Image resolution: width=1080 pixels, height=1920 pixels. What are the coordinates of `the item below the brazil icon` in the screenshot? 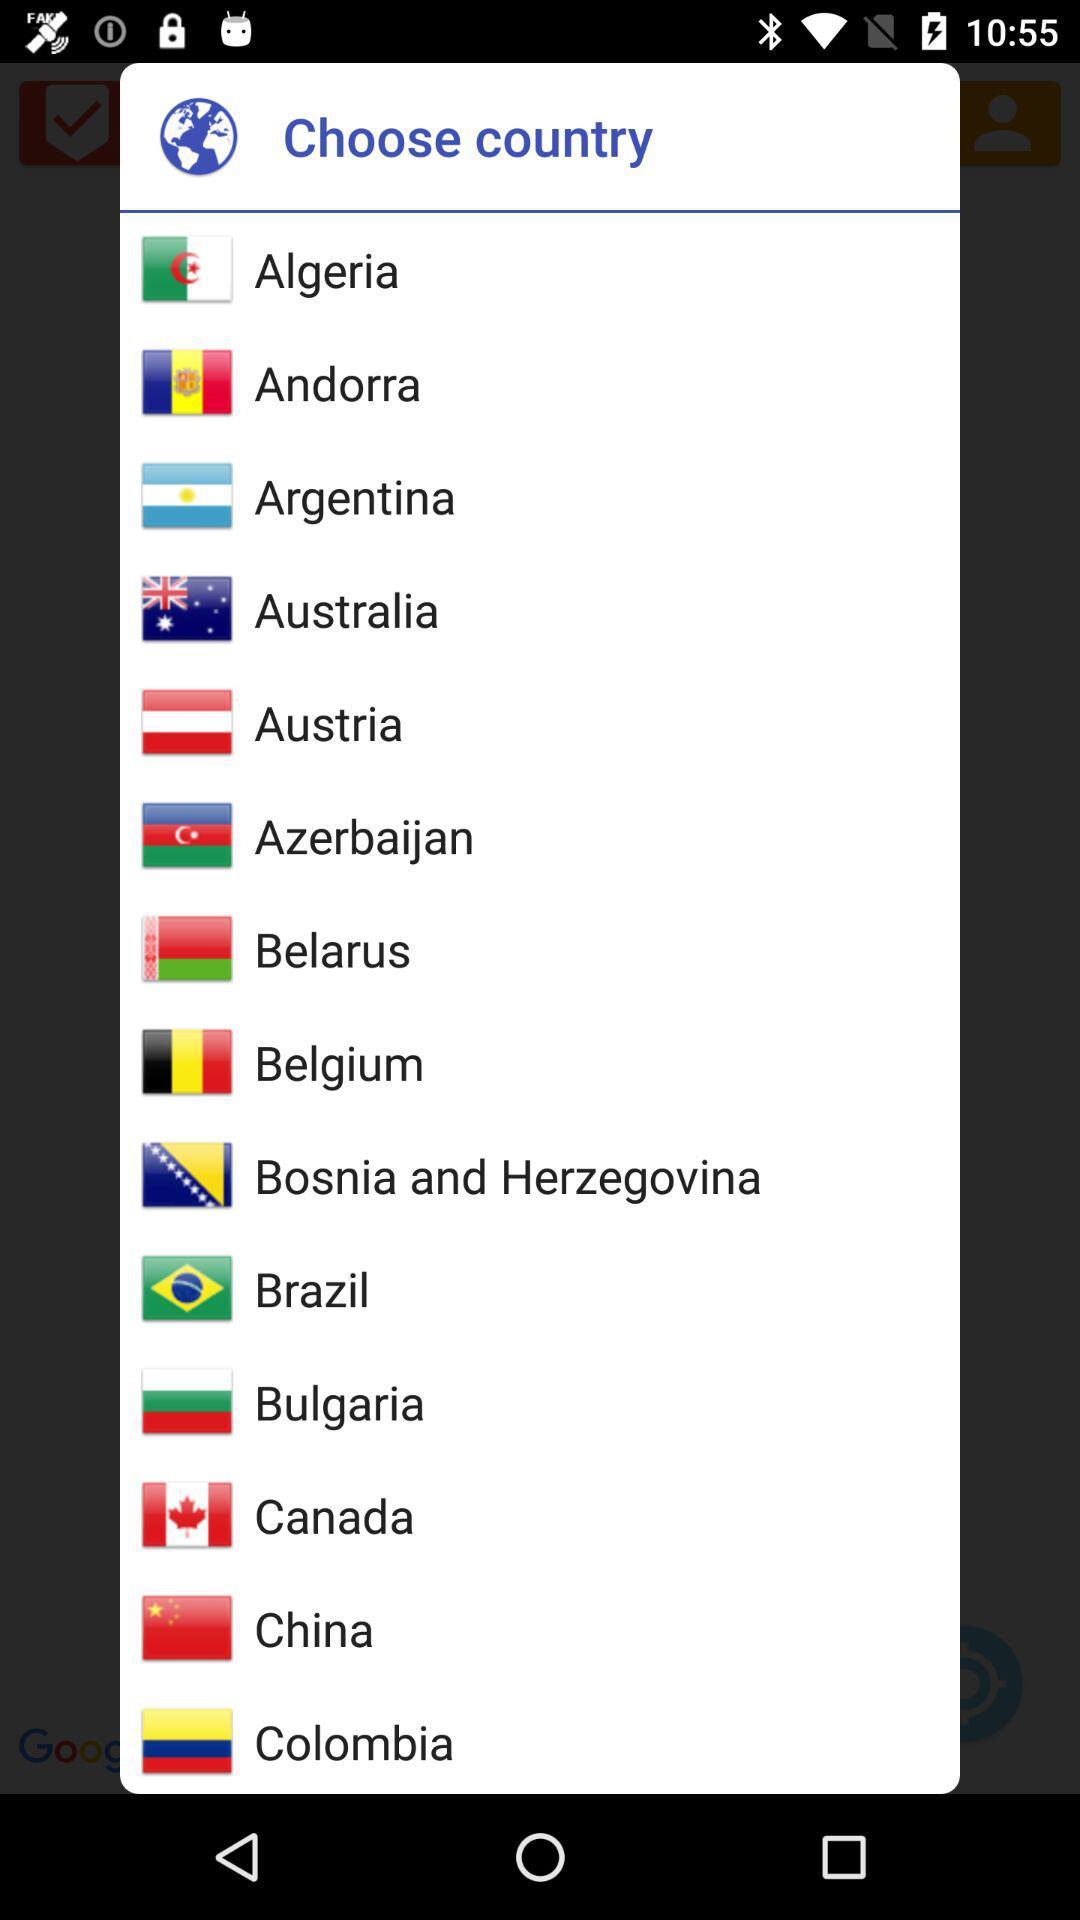 It's located at (338, 1401).